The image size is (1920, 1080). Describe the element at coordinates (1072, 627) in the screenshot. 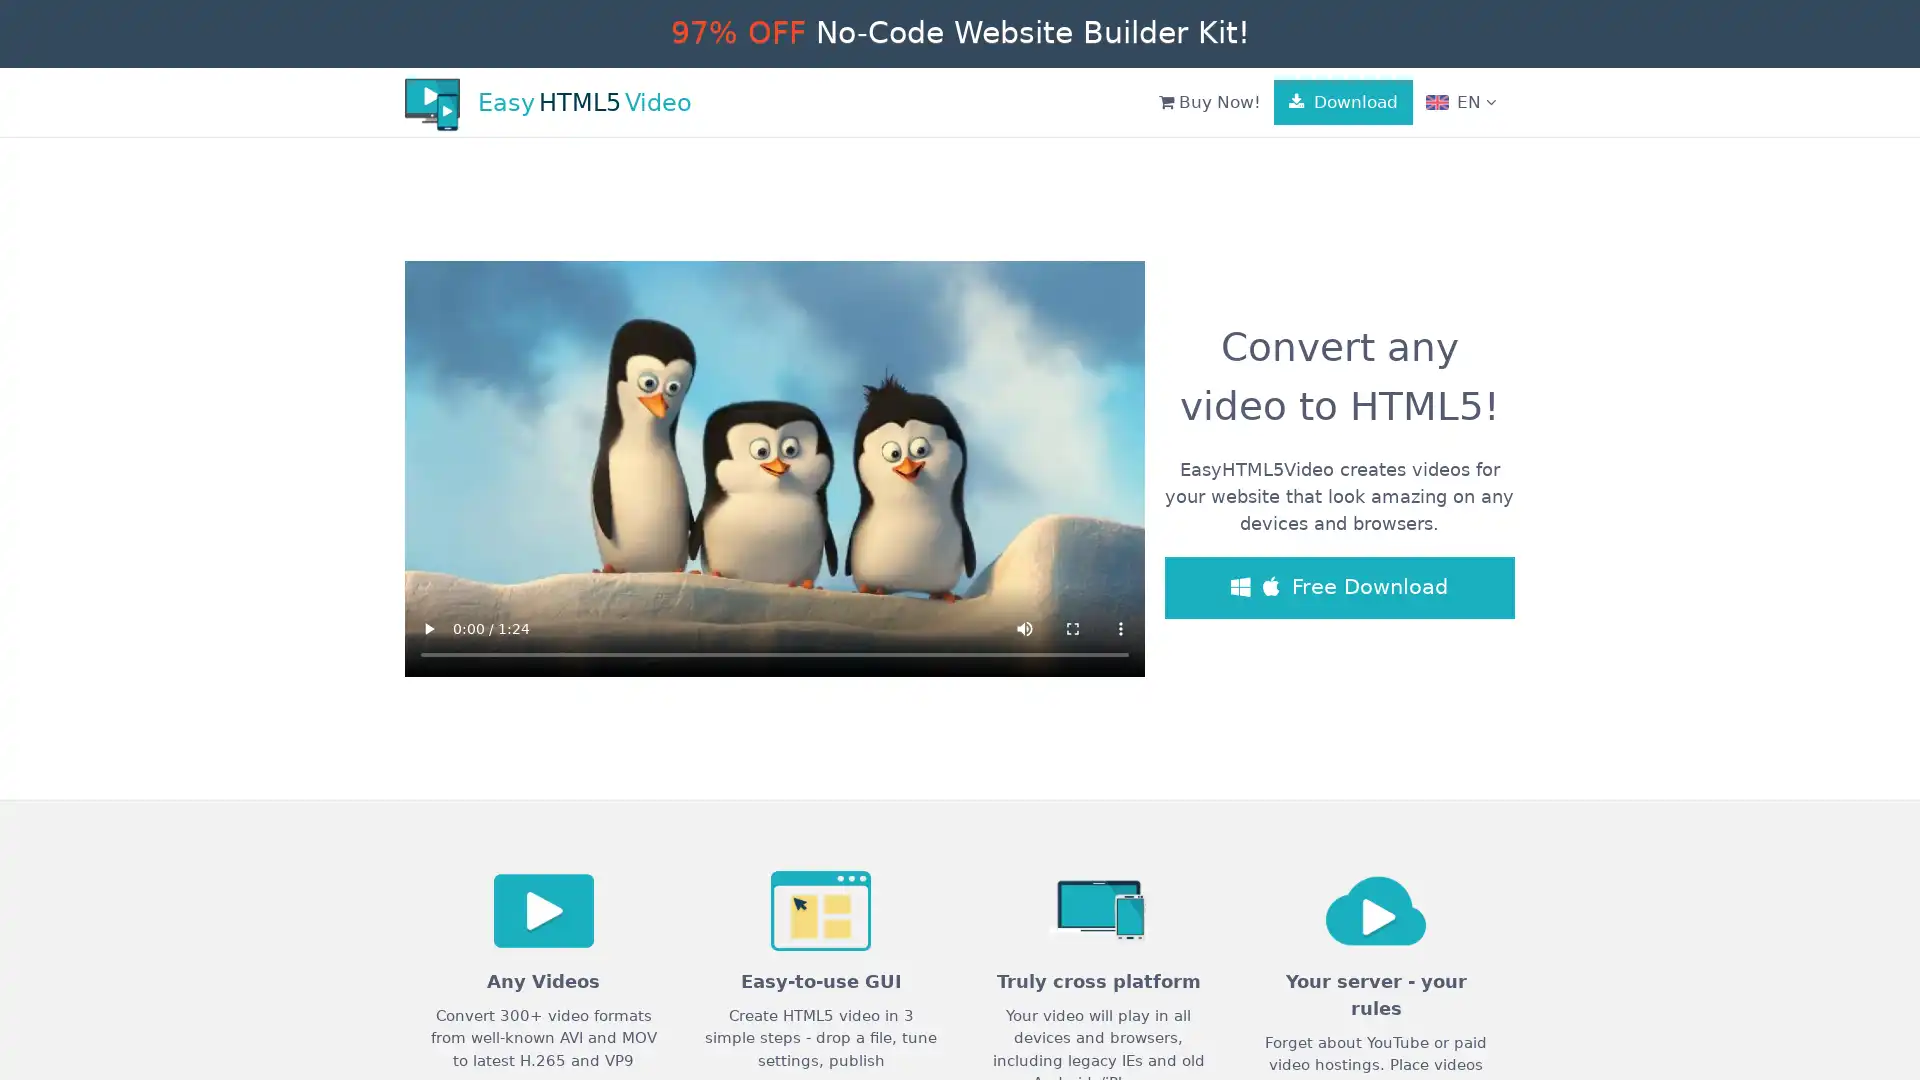

I see `enter full screen` at that location.